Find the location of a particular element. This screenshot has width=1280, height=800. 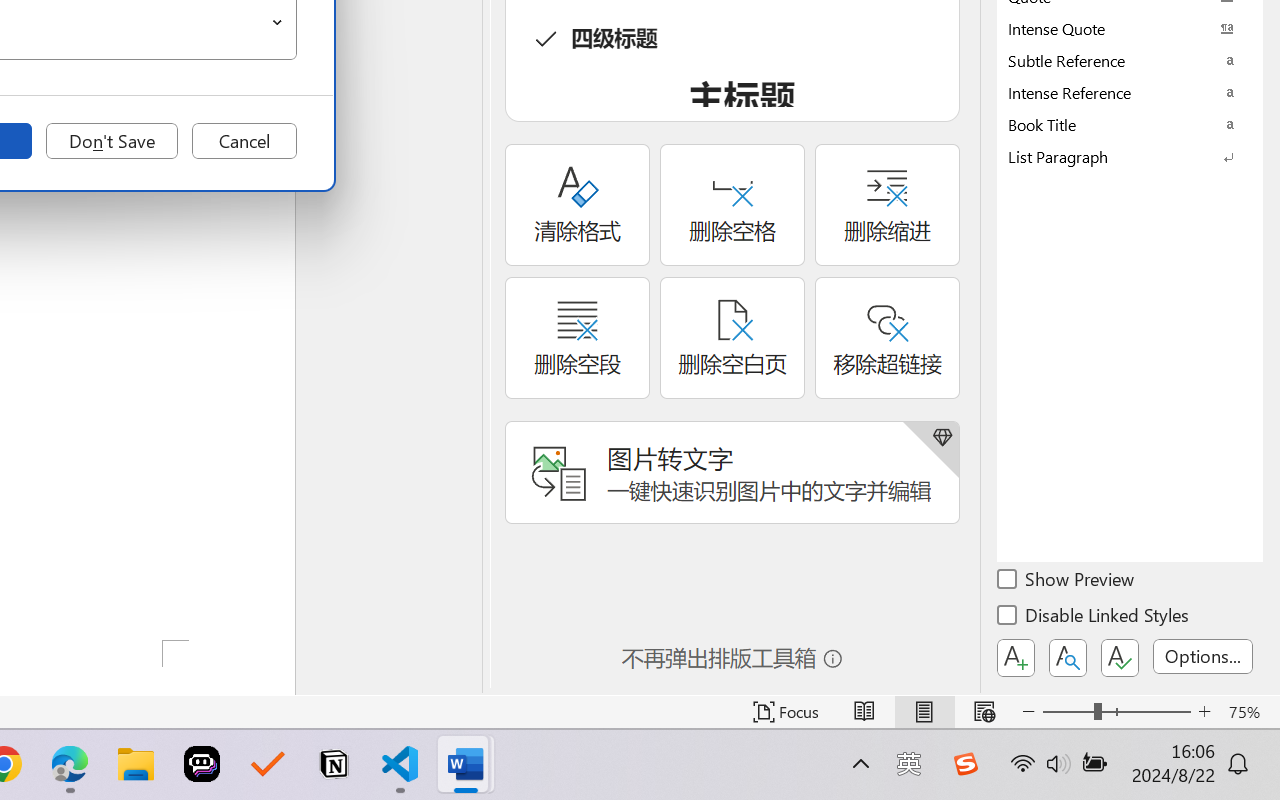

'Show Preview' is located at coordinates (1066, 581).